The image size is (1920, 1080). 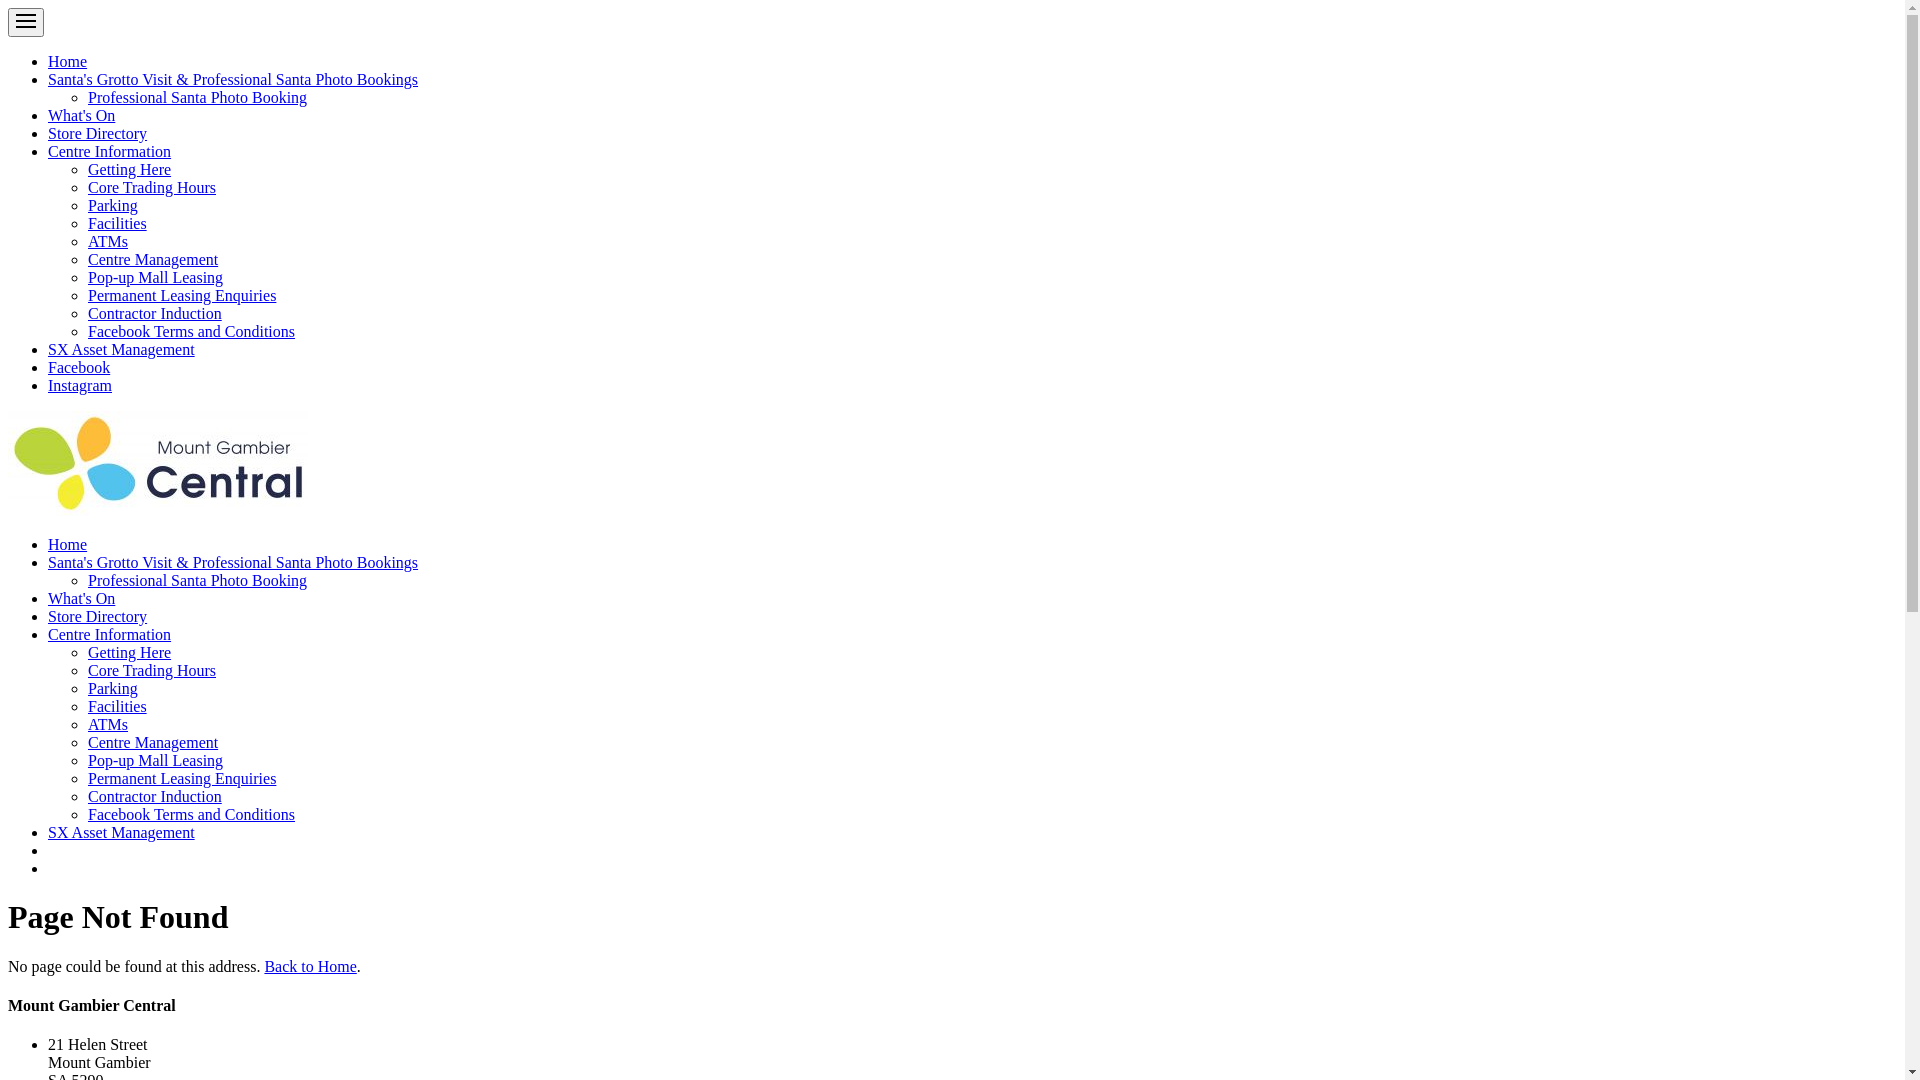 What do you see at coordinates (8, 463) in the screenshot?
I see `'Mount Gambier Central'` at bounding box center [8, 463].